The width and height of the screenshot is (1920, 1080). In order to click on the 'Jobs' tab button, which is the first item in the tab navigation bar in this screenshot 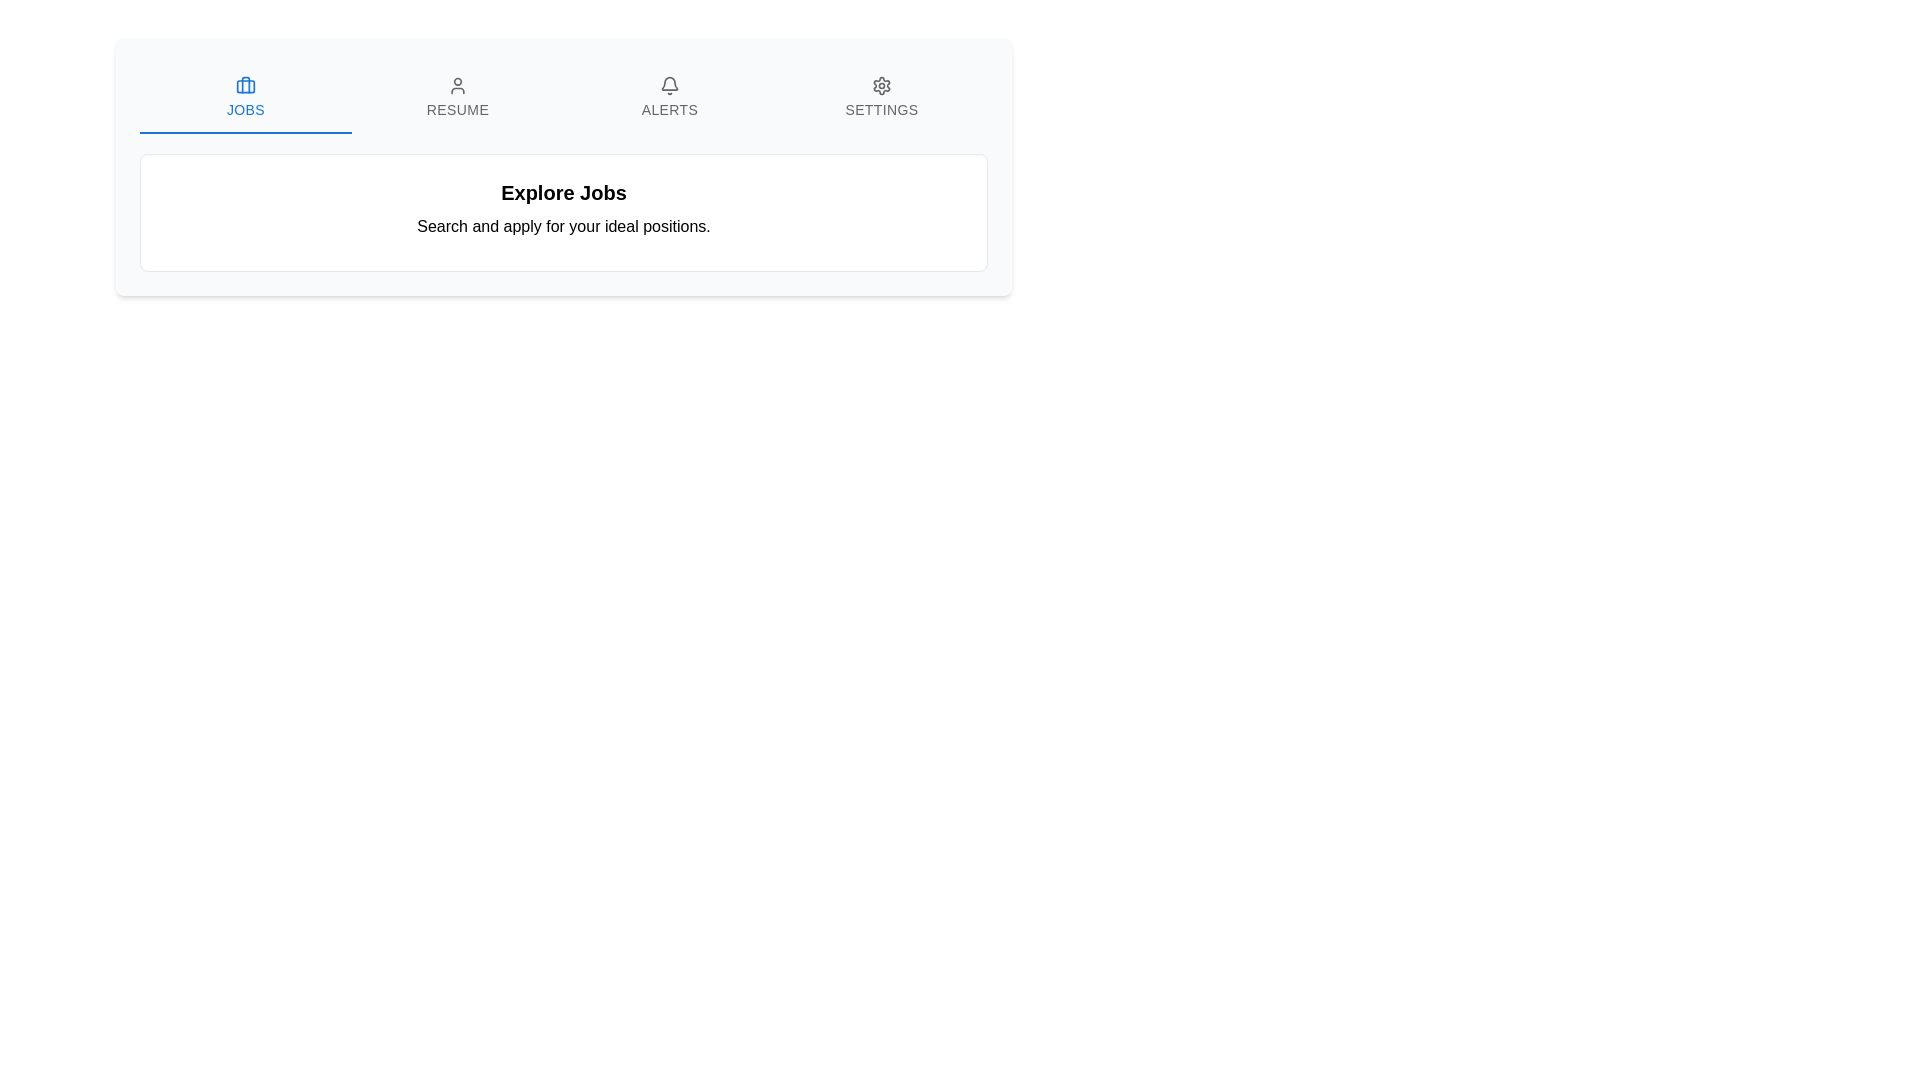, I will do `click(244, 97)`.